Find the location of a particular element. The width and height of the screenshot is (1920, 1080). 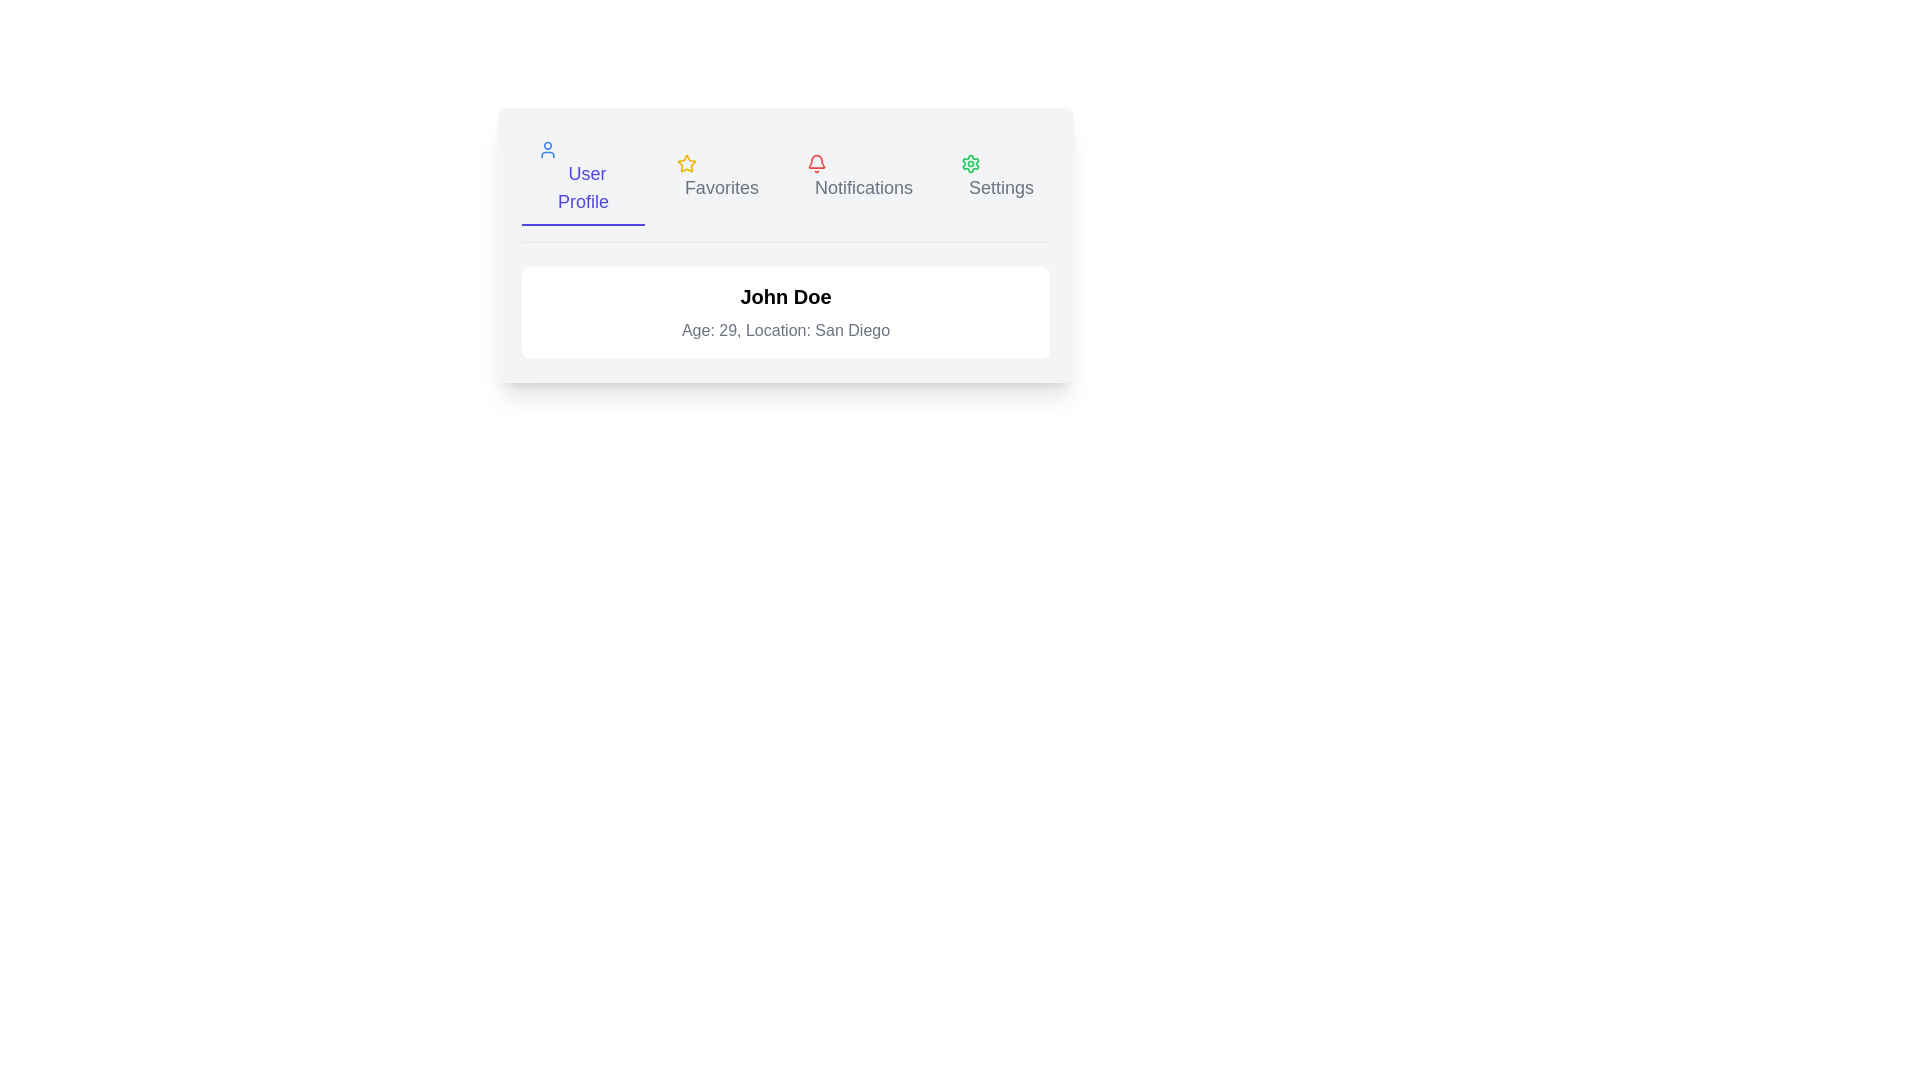

the settings icon, which is the fourth icon in the top-right section of the horizontal navigation bar is located at coordinates (970, 163).